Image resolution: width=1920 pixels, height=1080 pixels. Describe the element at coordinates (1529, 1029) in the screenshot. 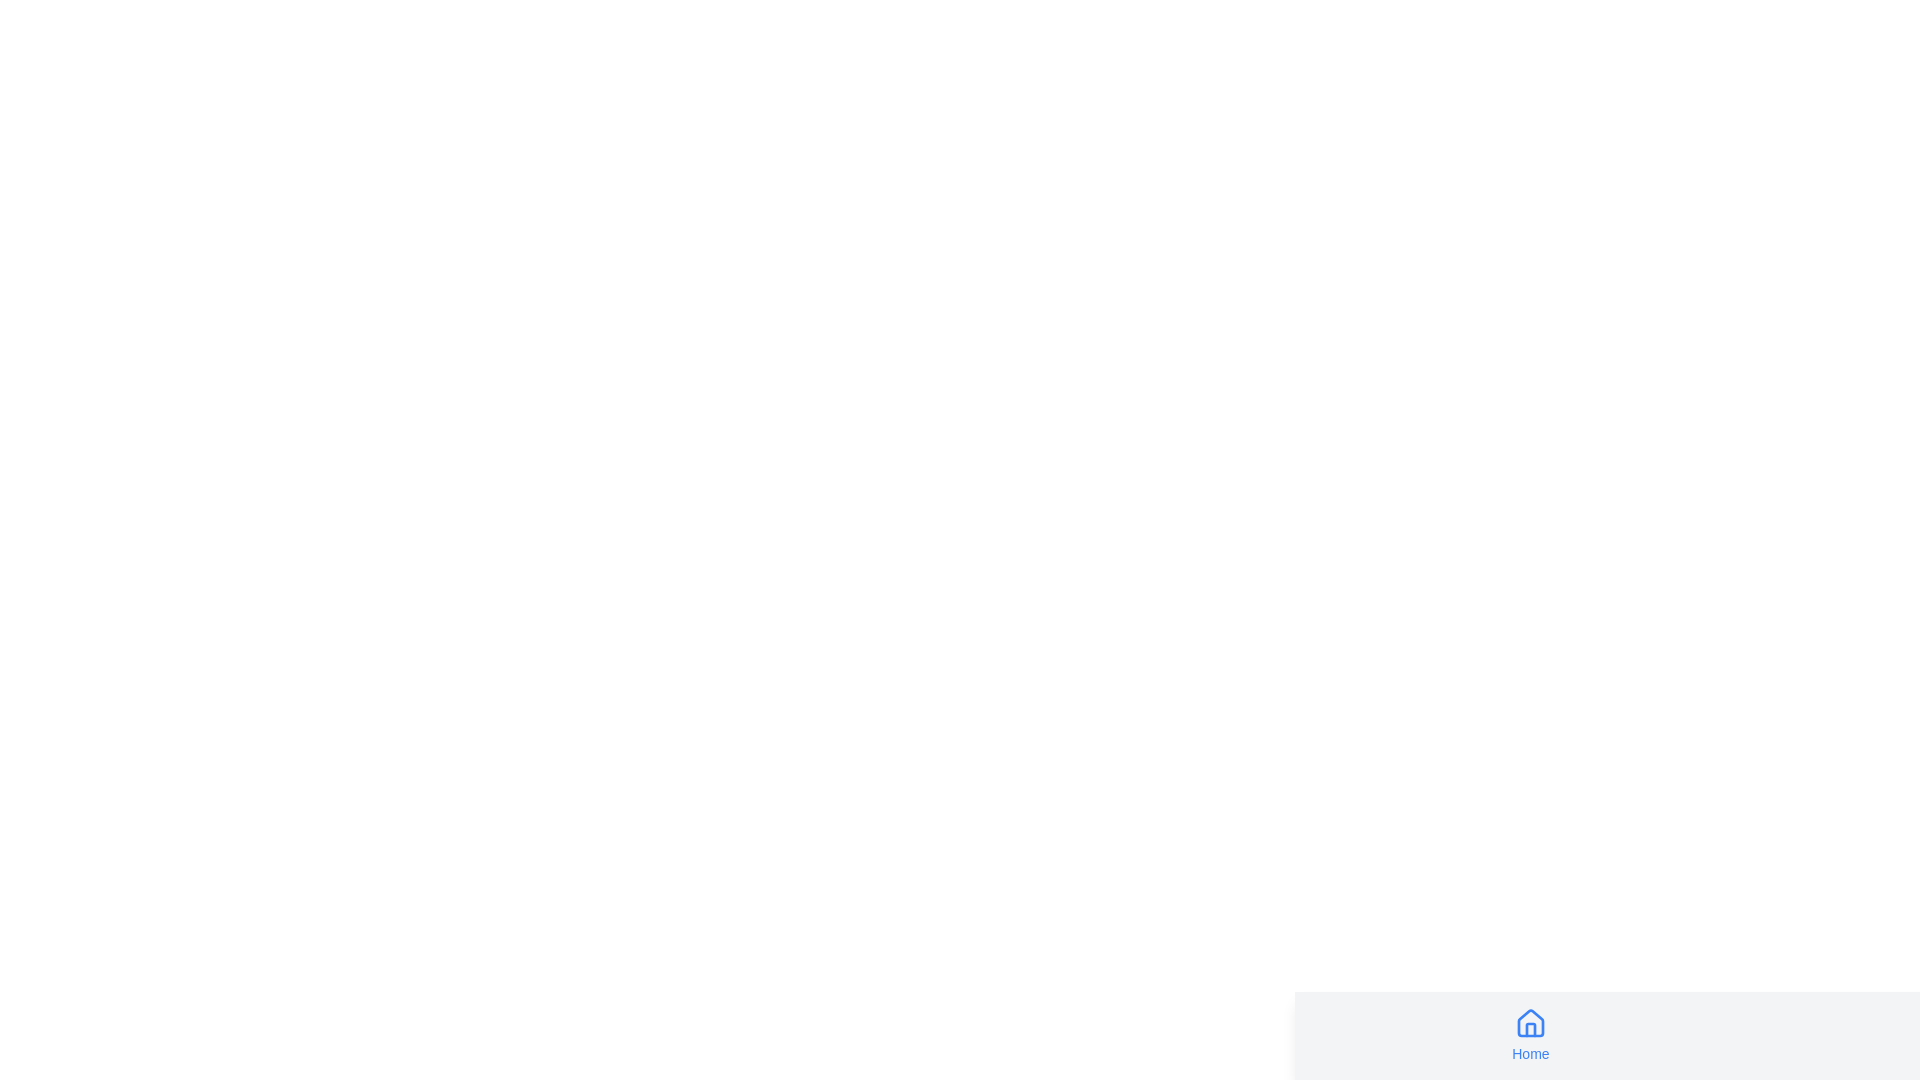

I see `the decorative door graphical element located at the lower central component of the house icon within the SVG, situated above the 'Home' label` at that location.